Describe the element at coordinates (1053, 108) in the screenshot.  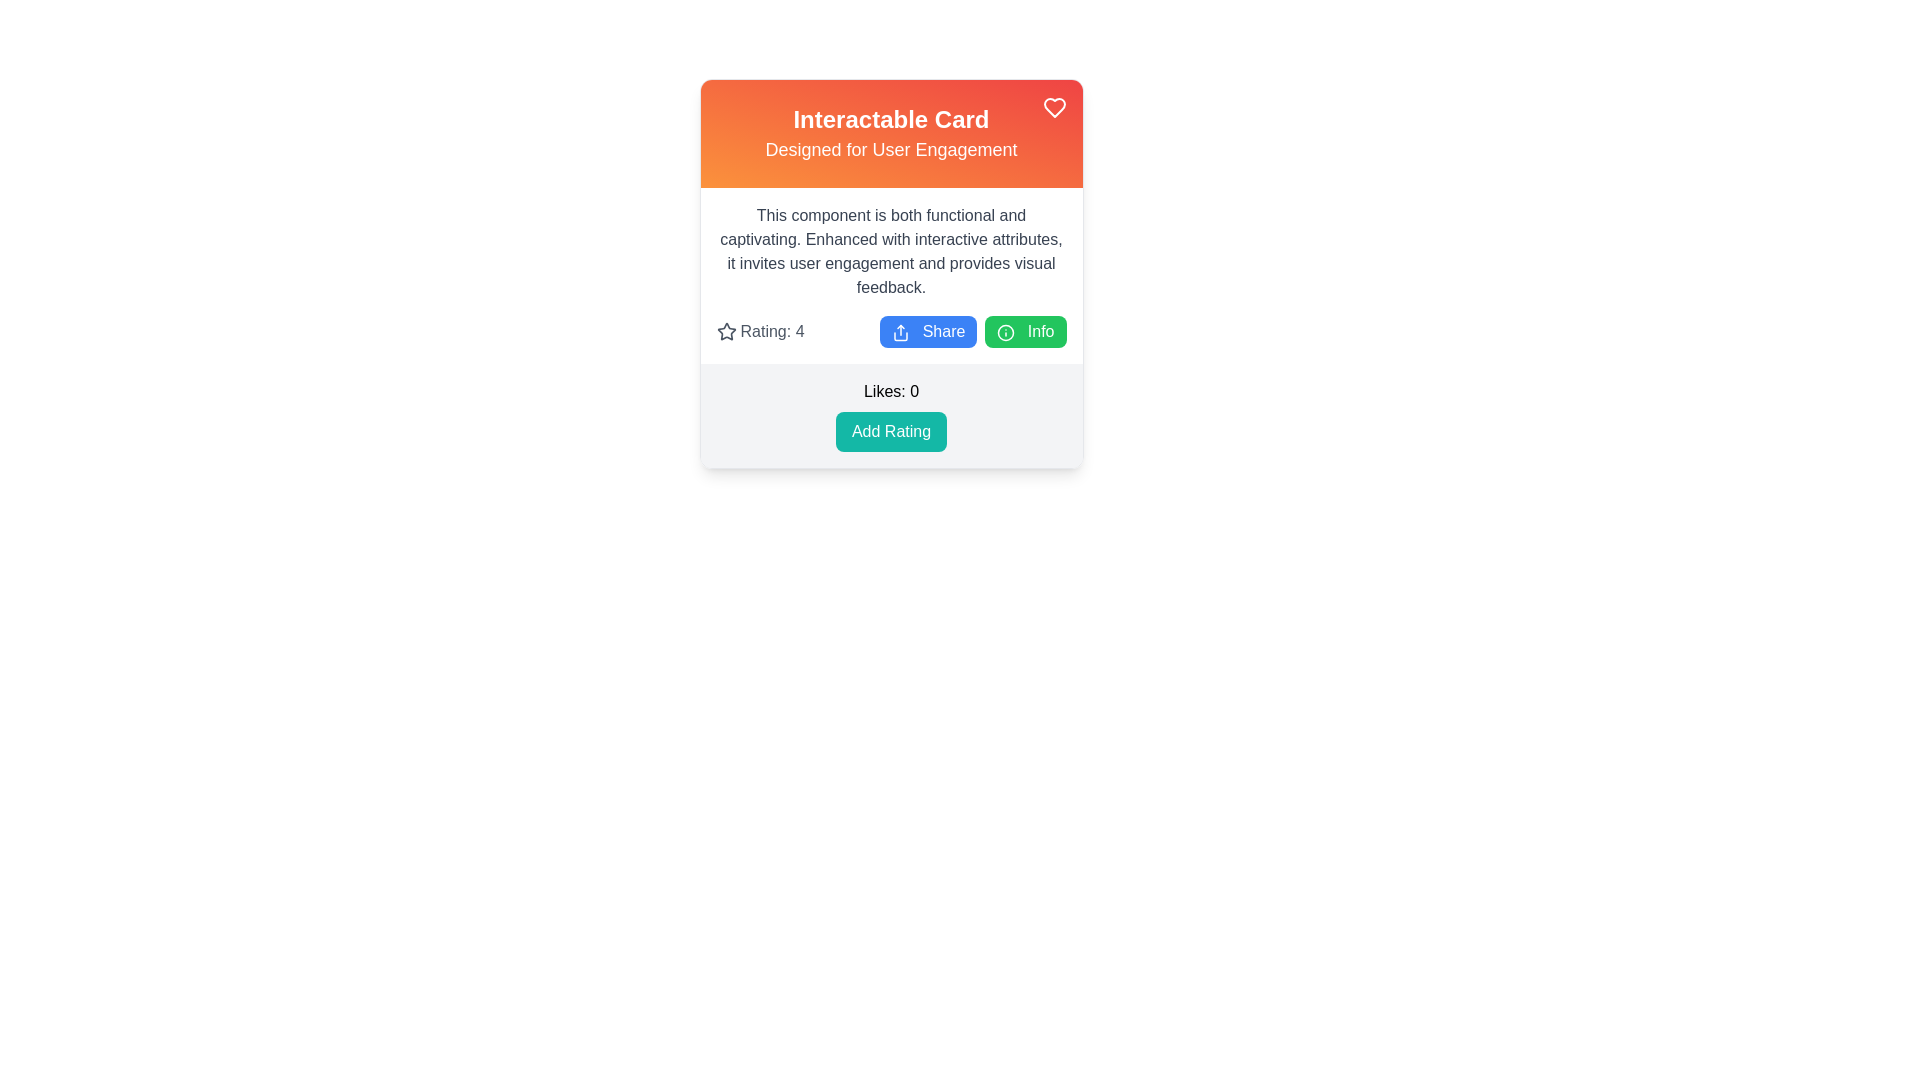
I see `the 'like' or 'favorite' icon located at the top-right corner of the card interface` at that location.